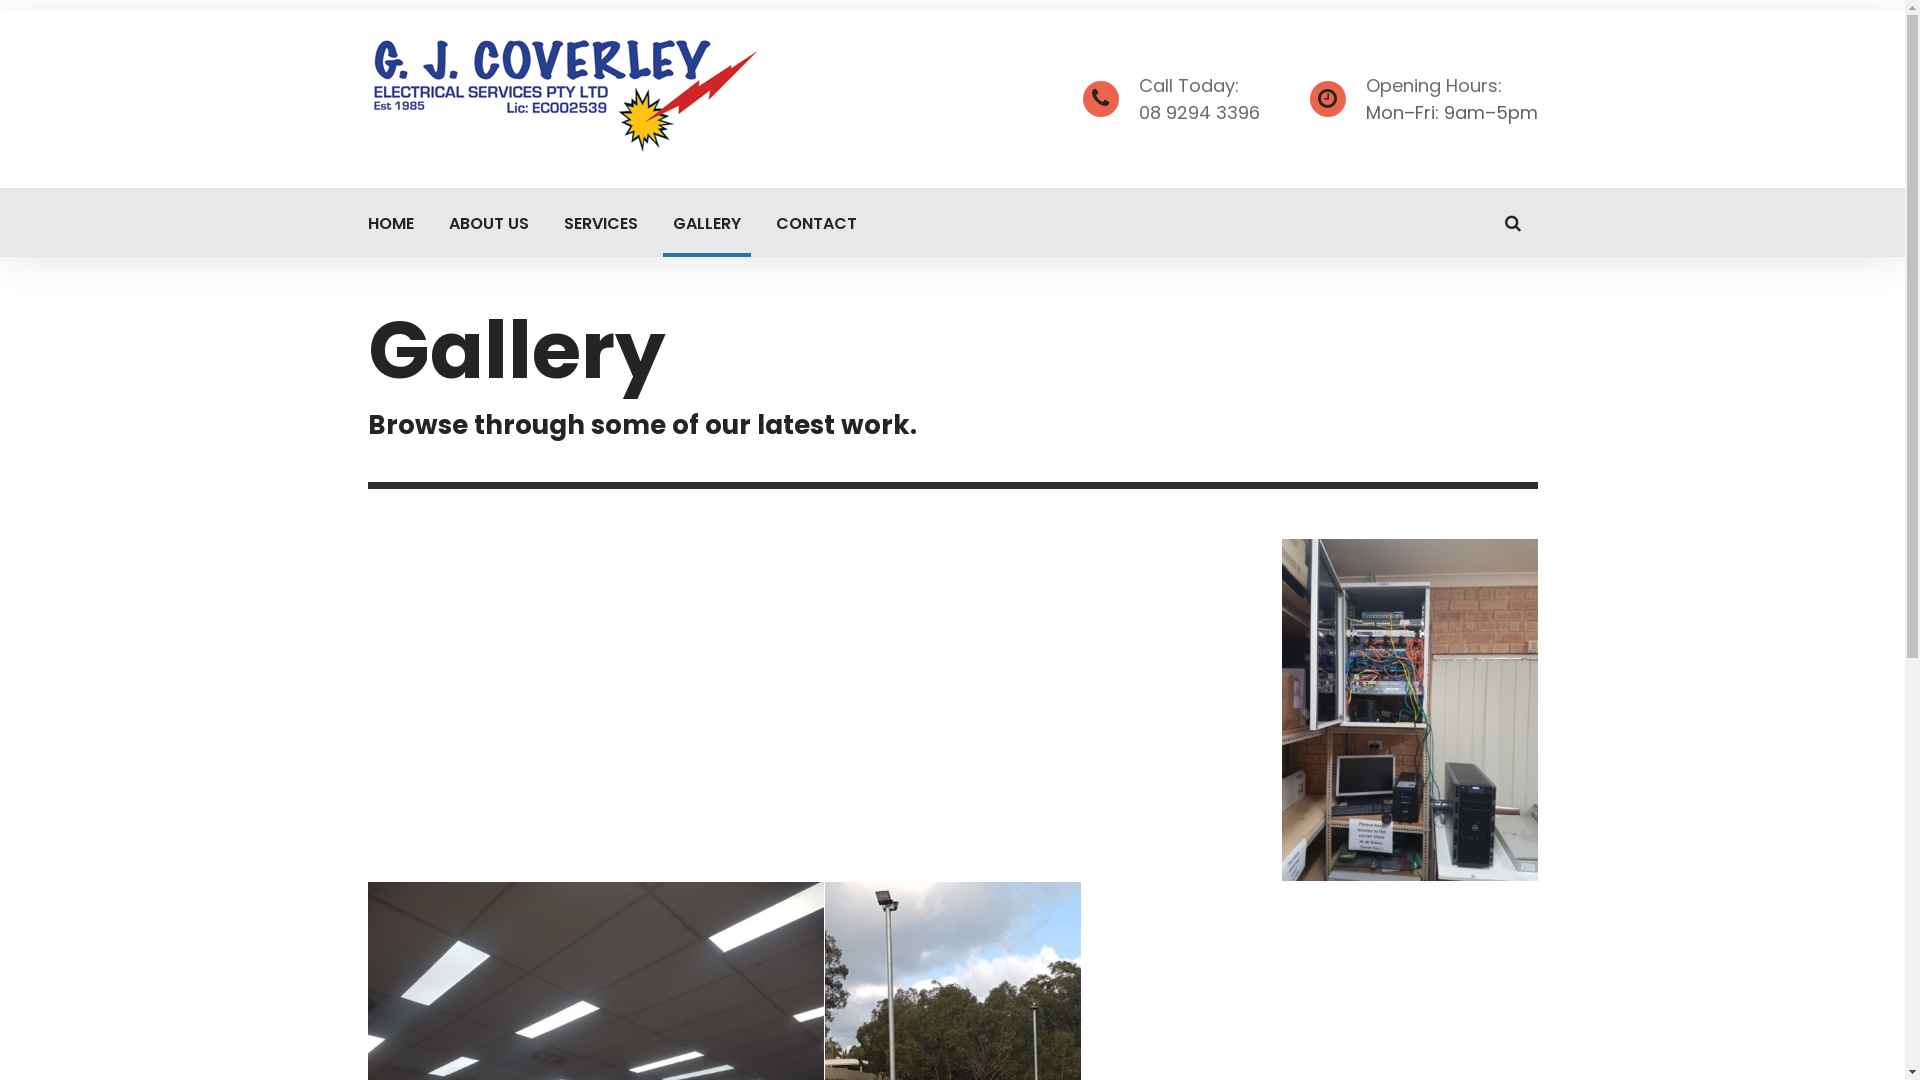 The width and height of the screenshot is (1920, 1080). Describe the element at coordinates (0, 0) in the screenshot. I see `'Skip to content'` at that location.